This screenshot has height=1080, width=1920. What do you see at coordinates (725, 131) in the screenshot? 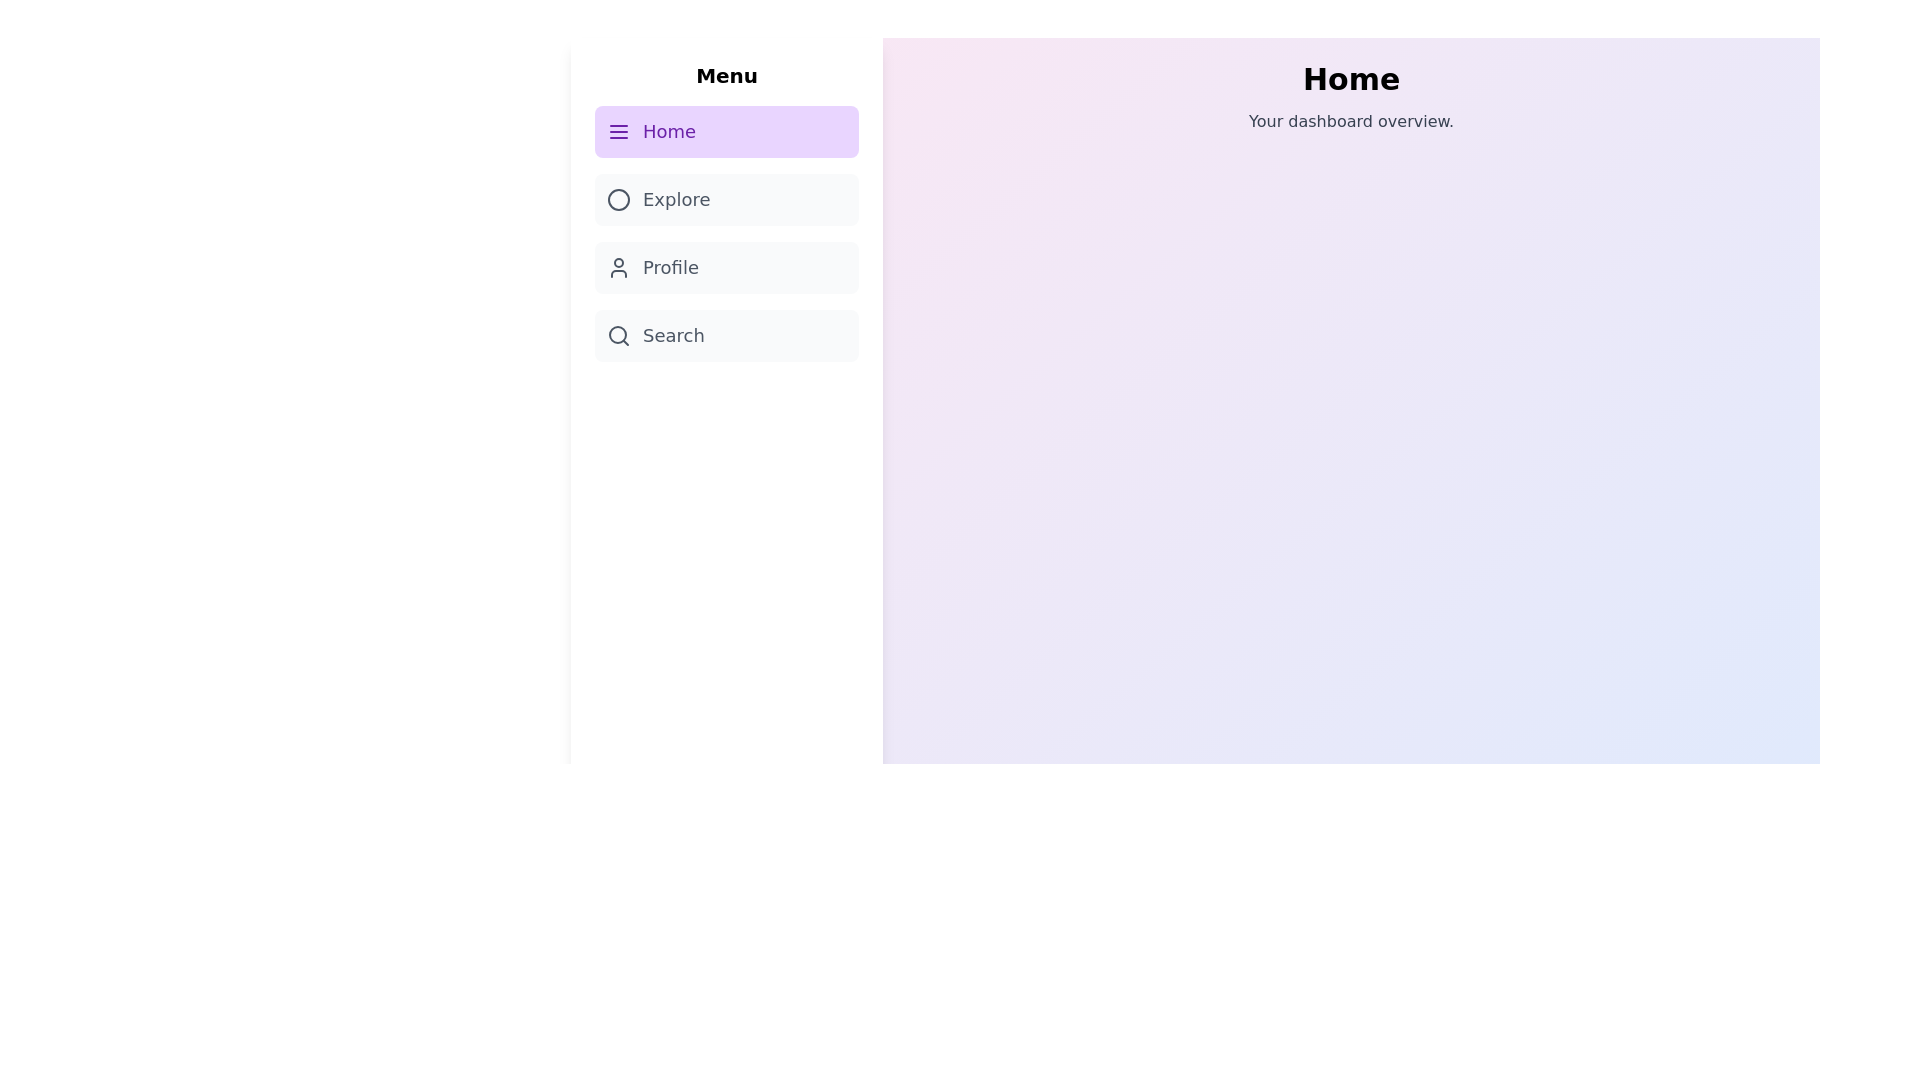
I see `the sidebar menu item corresponding to Home` at bounding box center [725, 131].